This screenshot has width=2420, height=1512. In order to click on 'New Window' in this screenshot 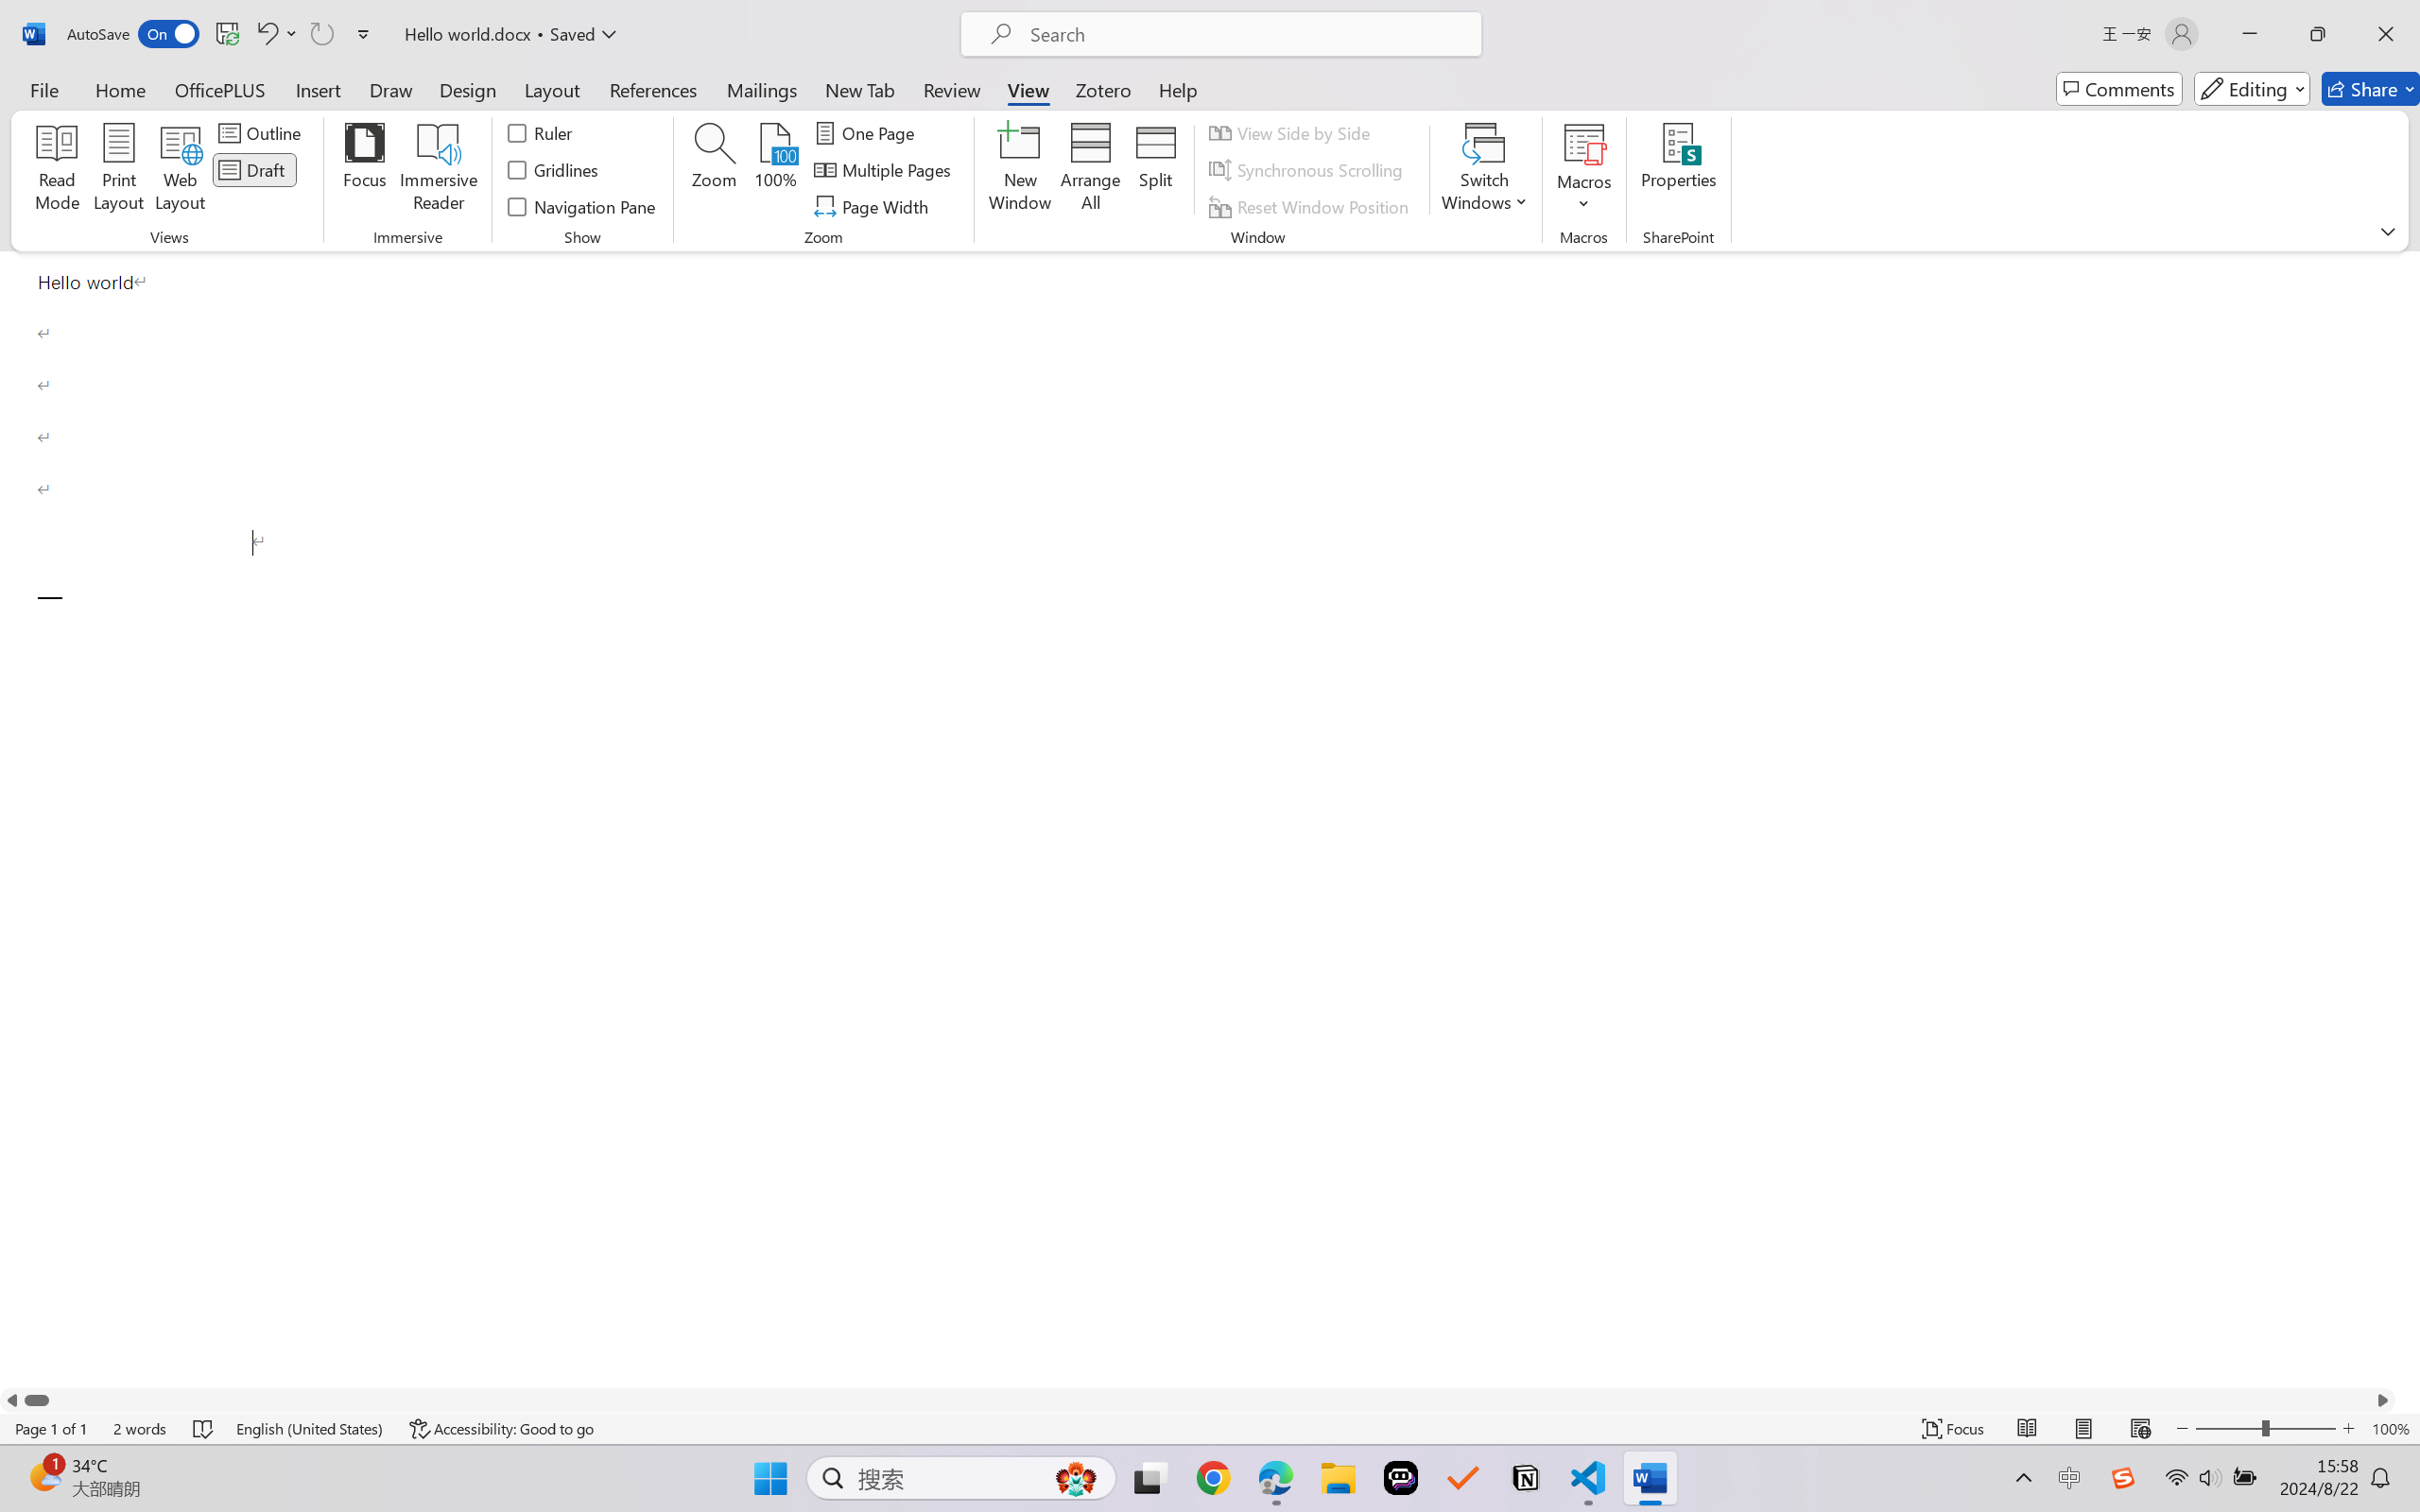, I will do `click(1020, 170)`.